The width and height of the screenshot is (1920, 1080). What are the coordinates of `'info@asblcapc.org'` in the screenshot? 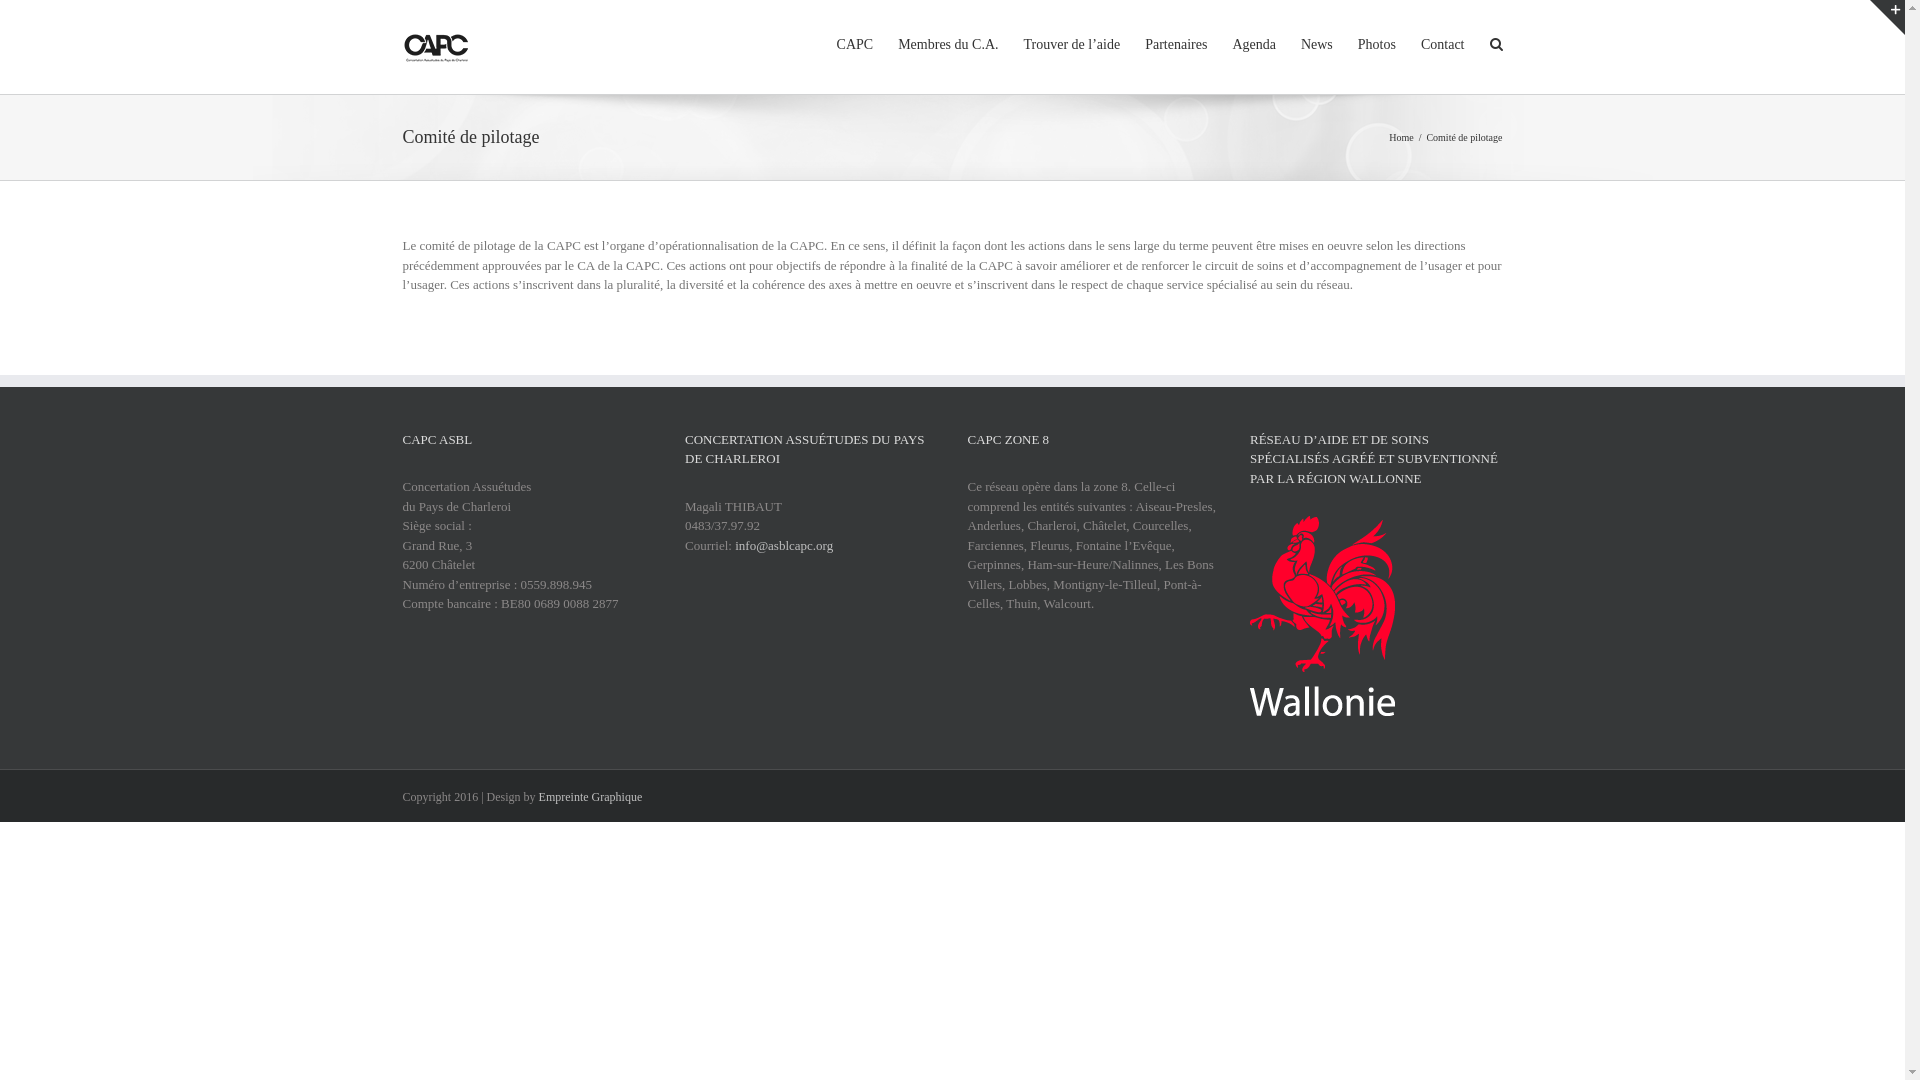 It's located at (733, 545).